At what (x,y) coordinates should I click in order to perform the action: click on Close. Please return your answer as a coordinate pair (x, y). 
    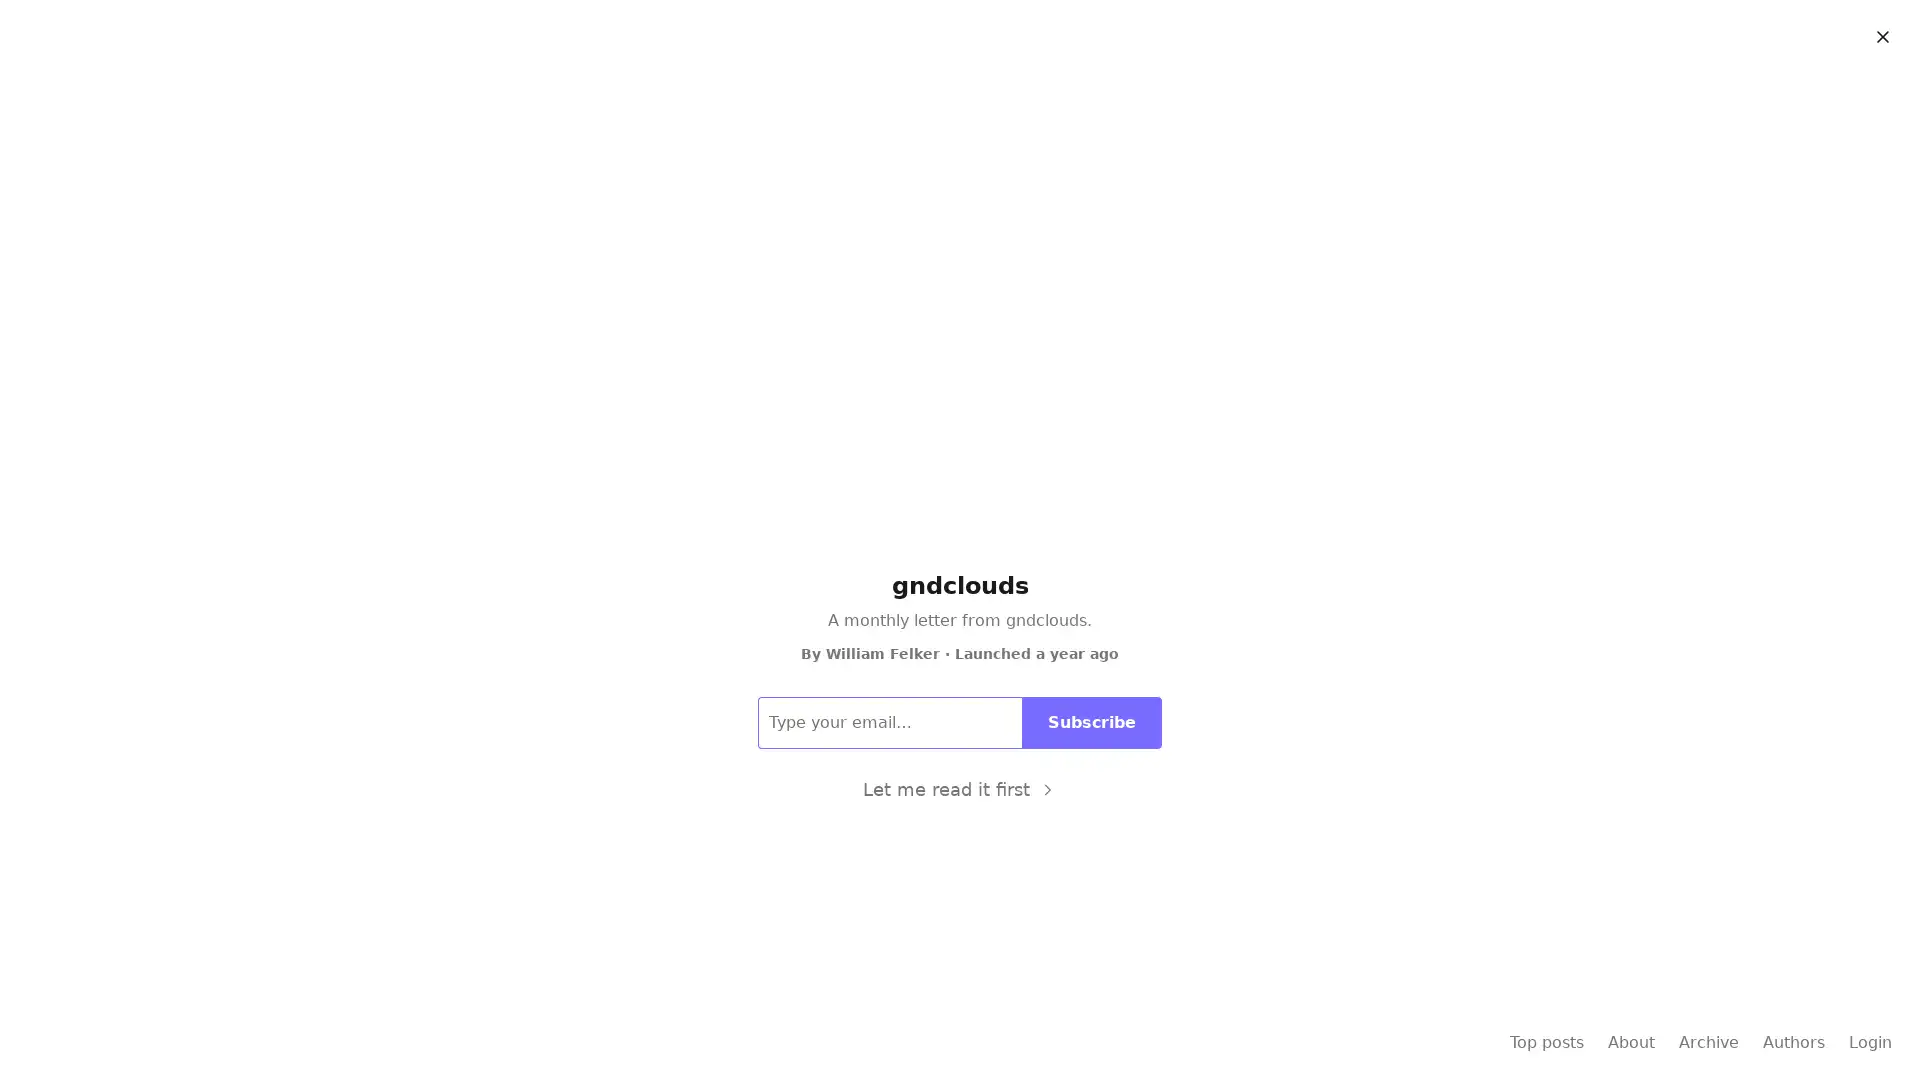
    Looking at the image, I should click on (1881, 37).